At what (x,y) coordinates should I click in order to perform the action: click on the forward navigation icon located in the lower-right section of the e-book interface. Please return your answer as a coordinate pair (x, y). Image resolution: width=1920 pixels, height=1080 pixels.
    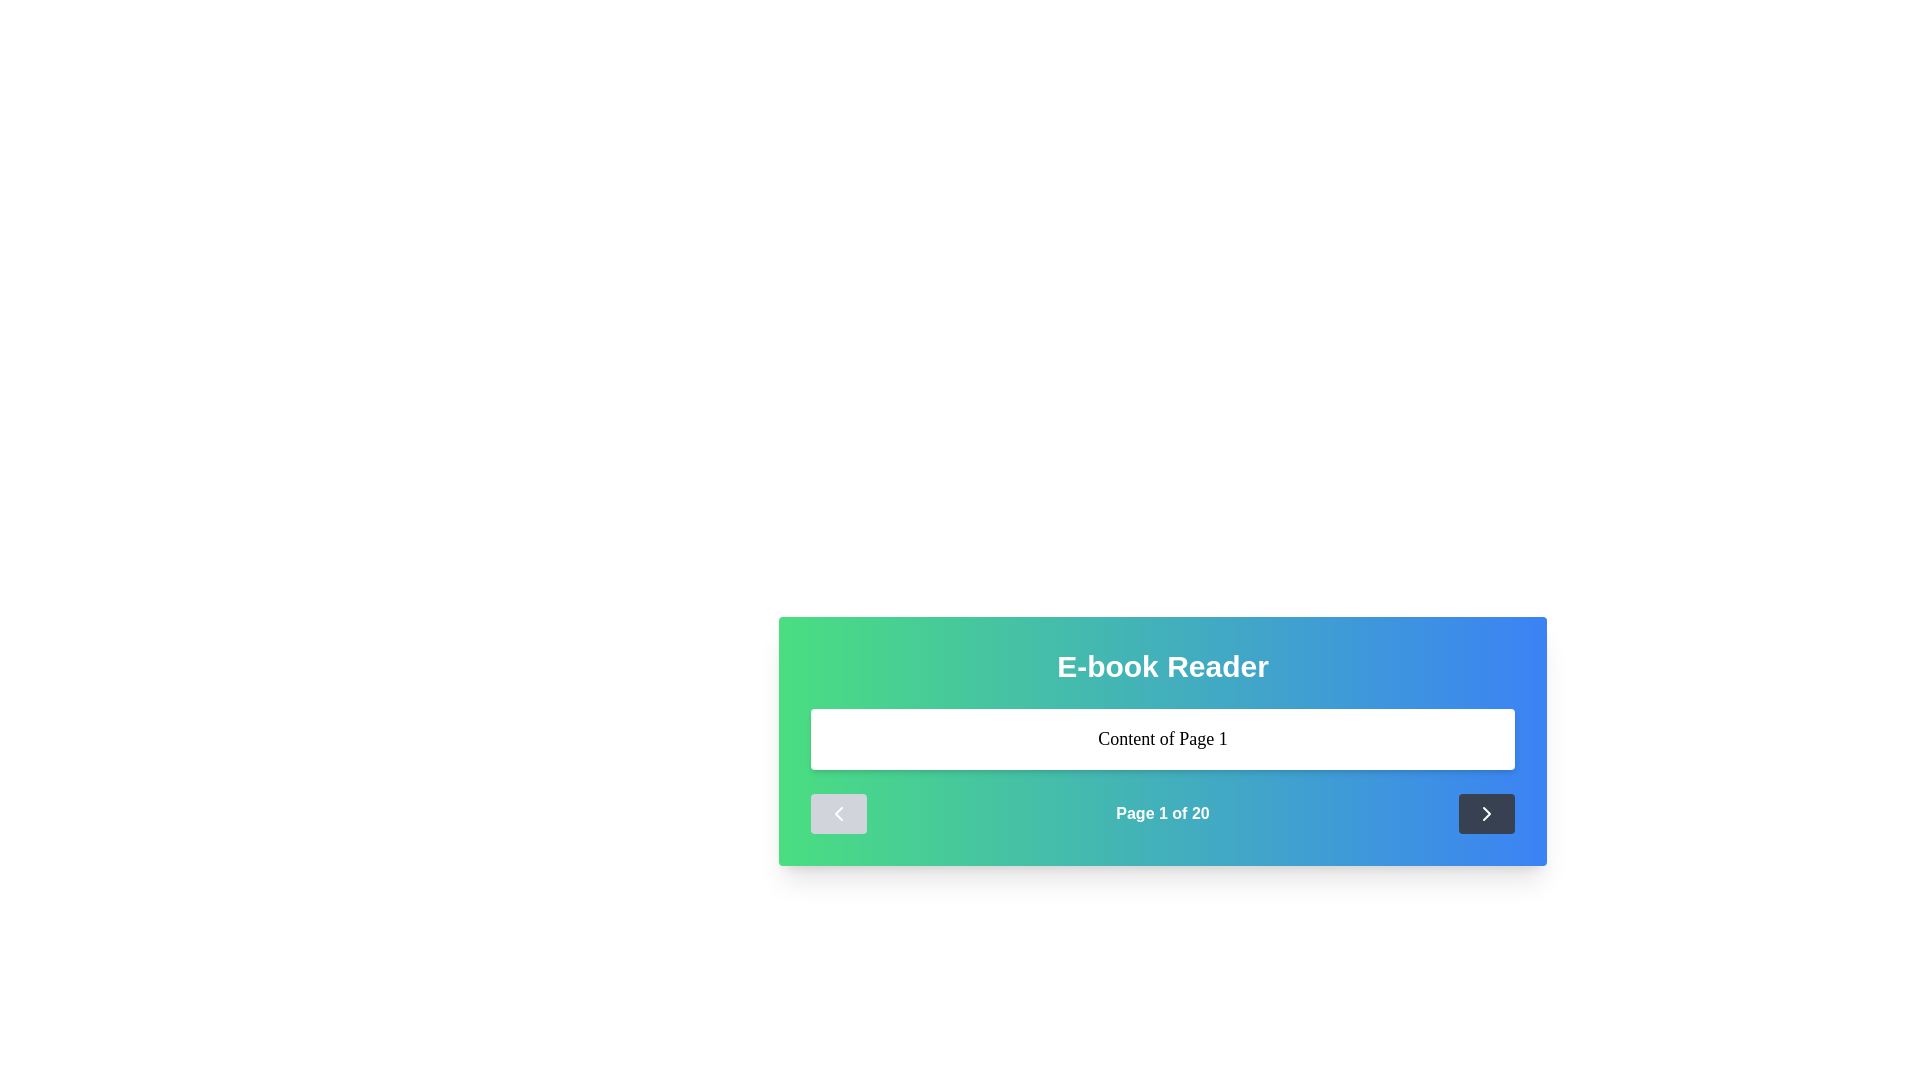
    Looking at the image, I should click on (1487, 814).